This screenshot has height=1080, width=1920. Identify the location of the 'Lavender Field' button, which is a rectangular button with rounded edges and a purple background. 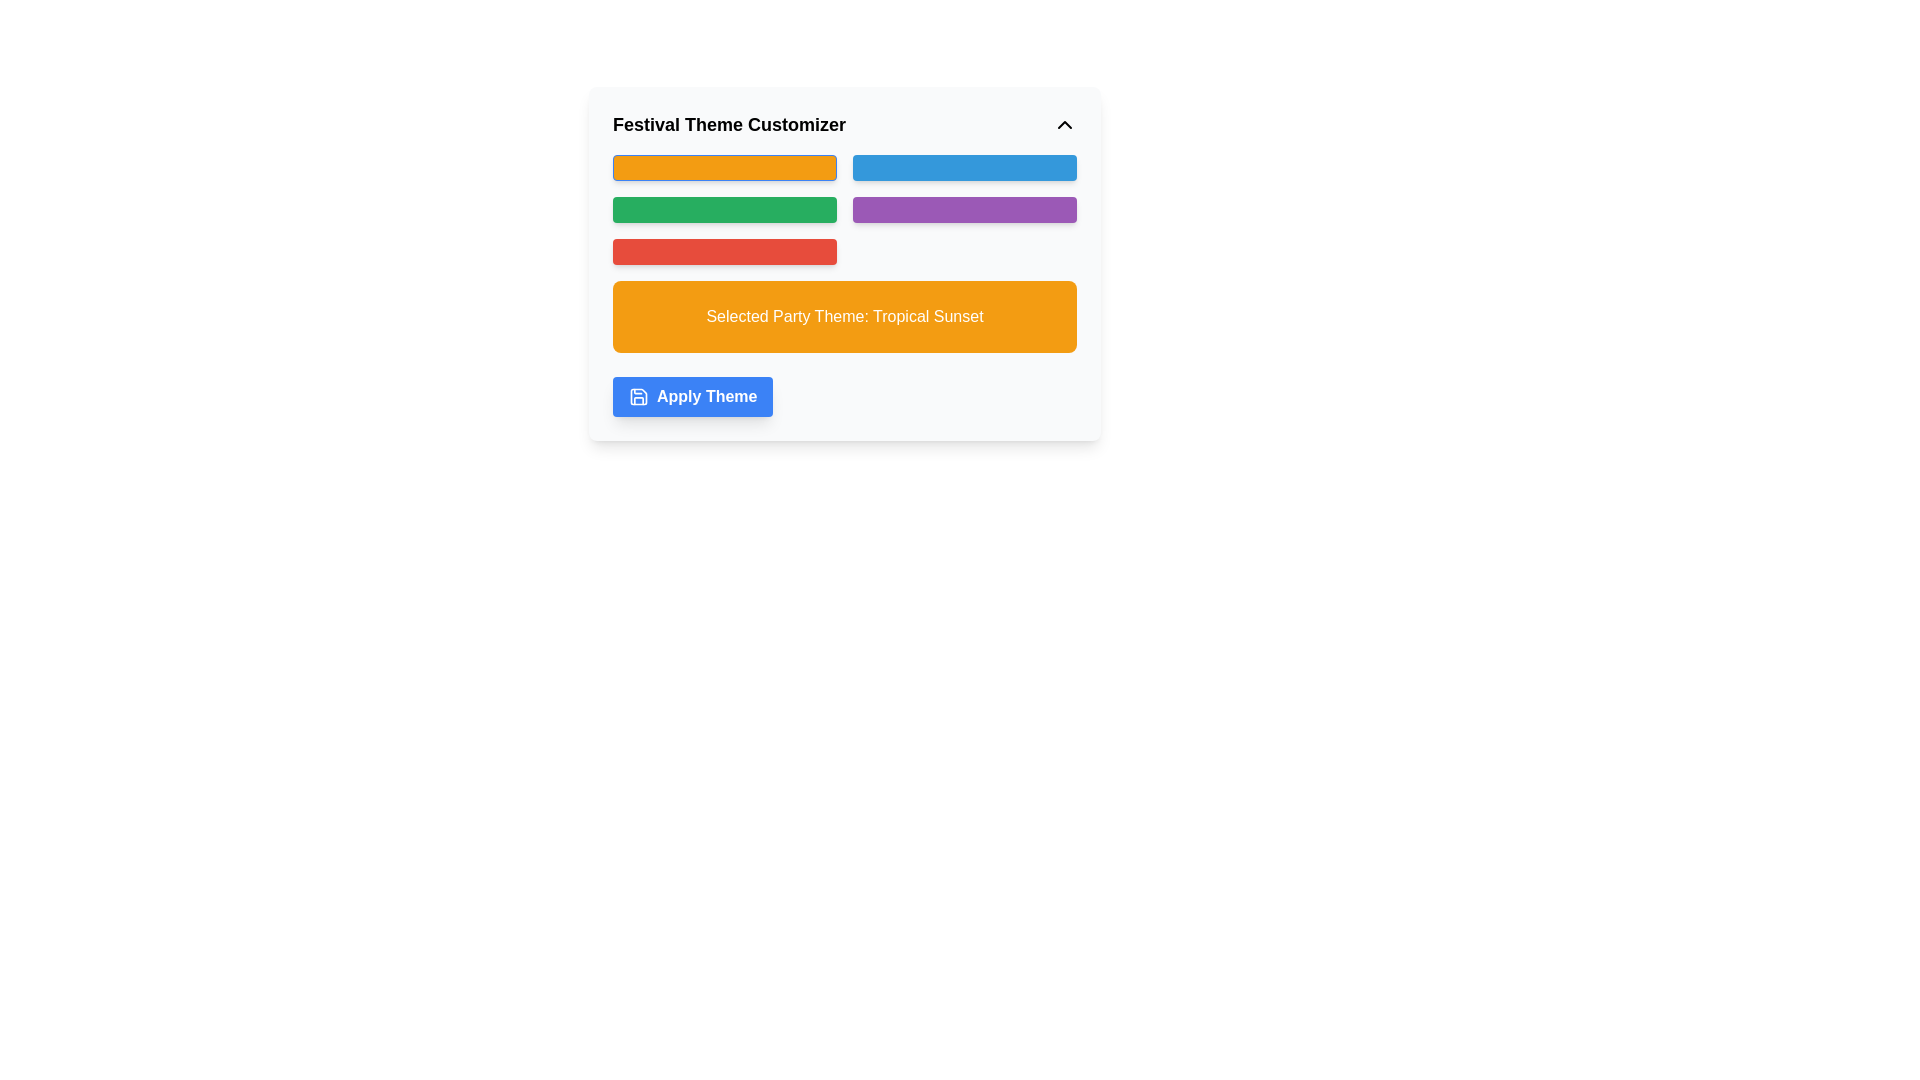
(964, 209).